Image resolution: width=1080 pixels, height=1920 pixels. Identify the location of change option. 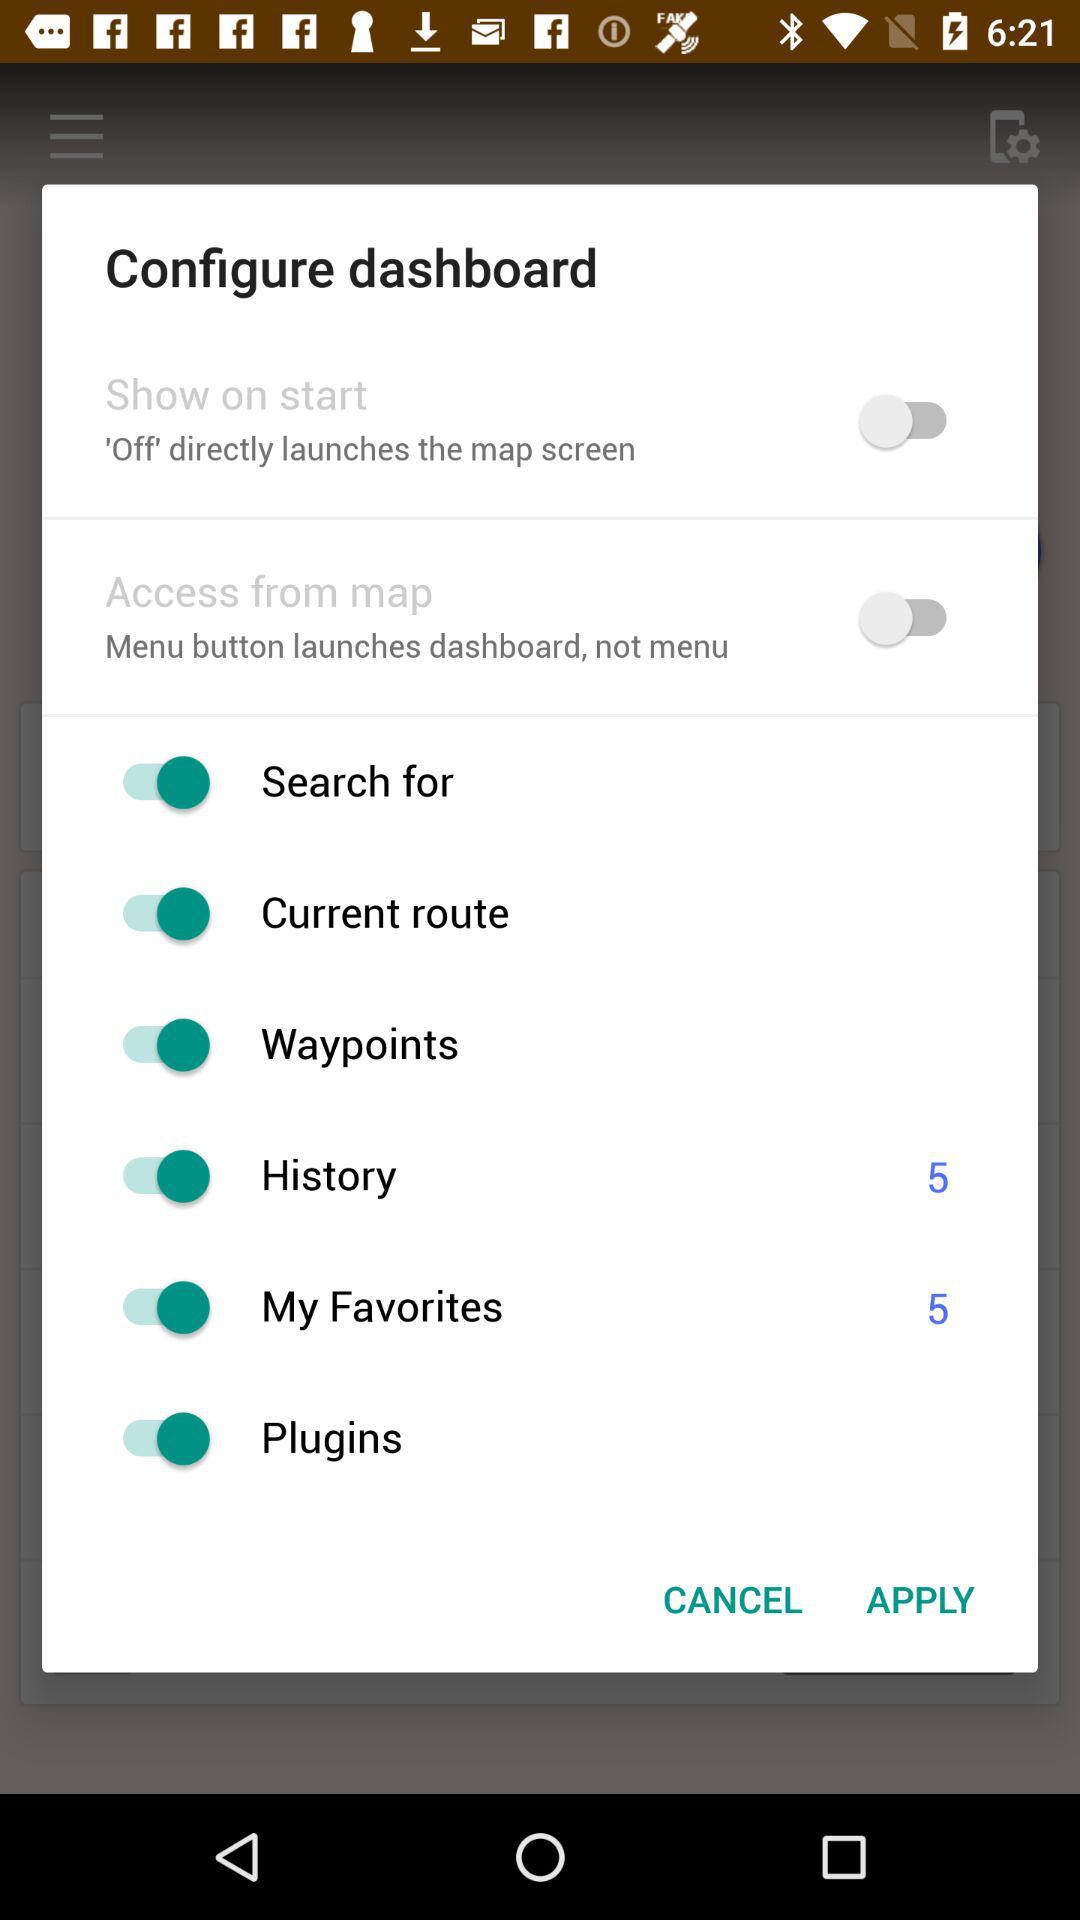
(155, 1044).